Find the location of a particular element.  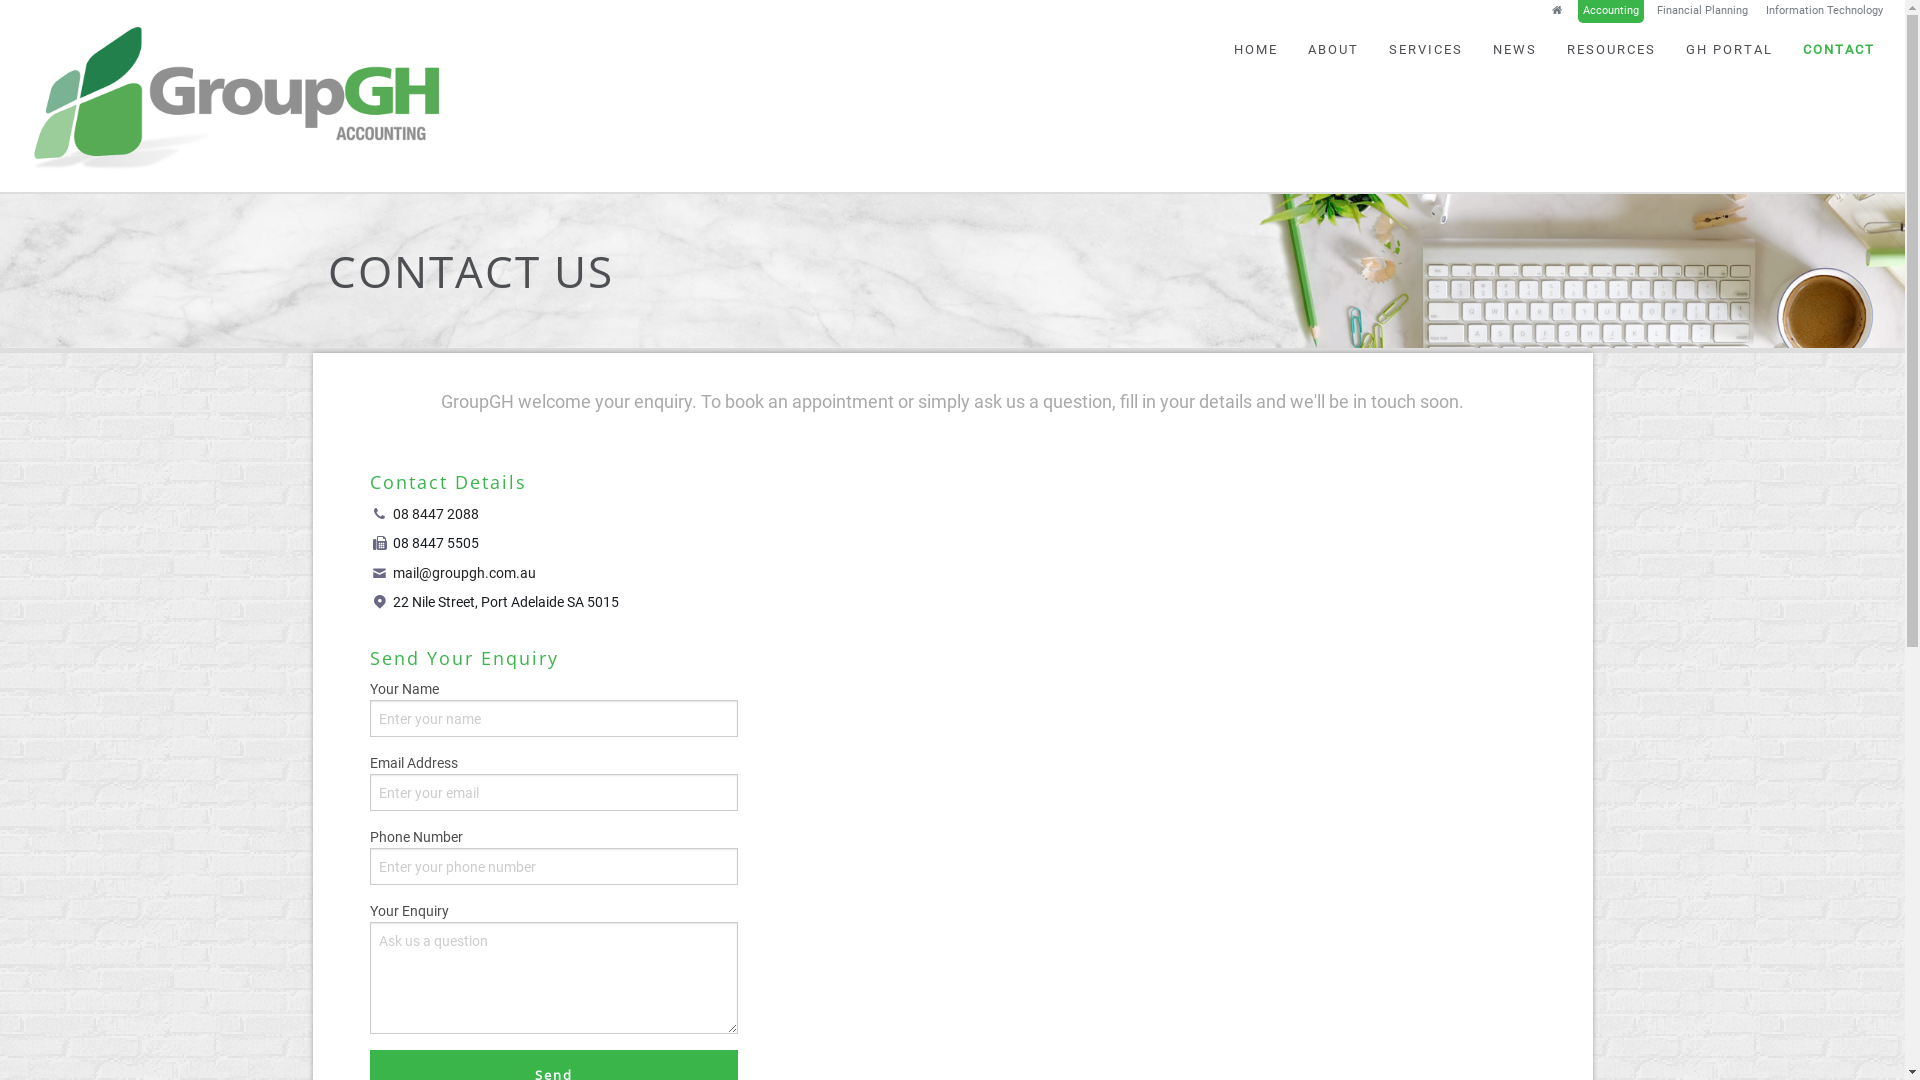

'NEWS' is located at coordinates (1515, 48).